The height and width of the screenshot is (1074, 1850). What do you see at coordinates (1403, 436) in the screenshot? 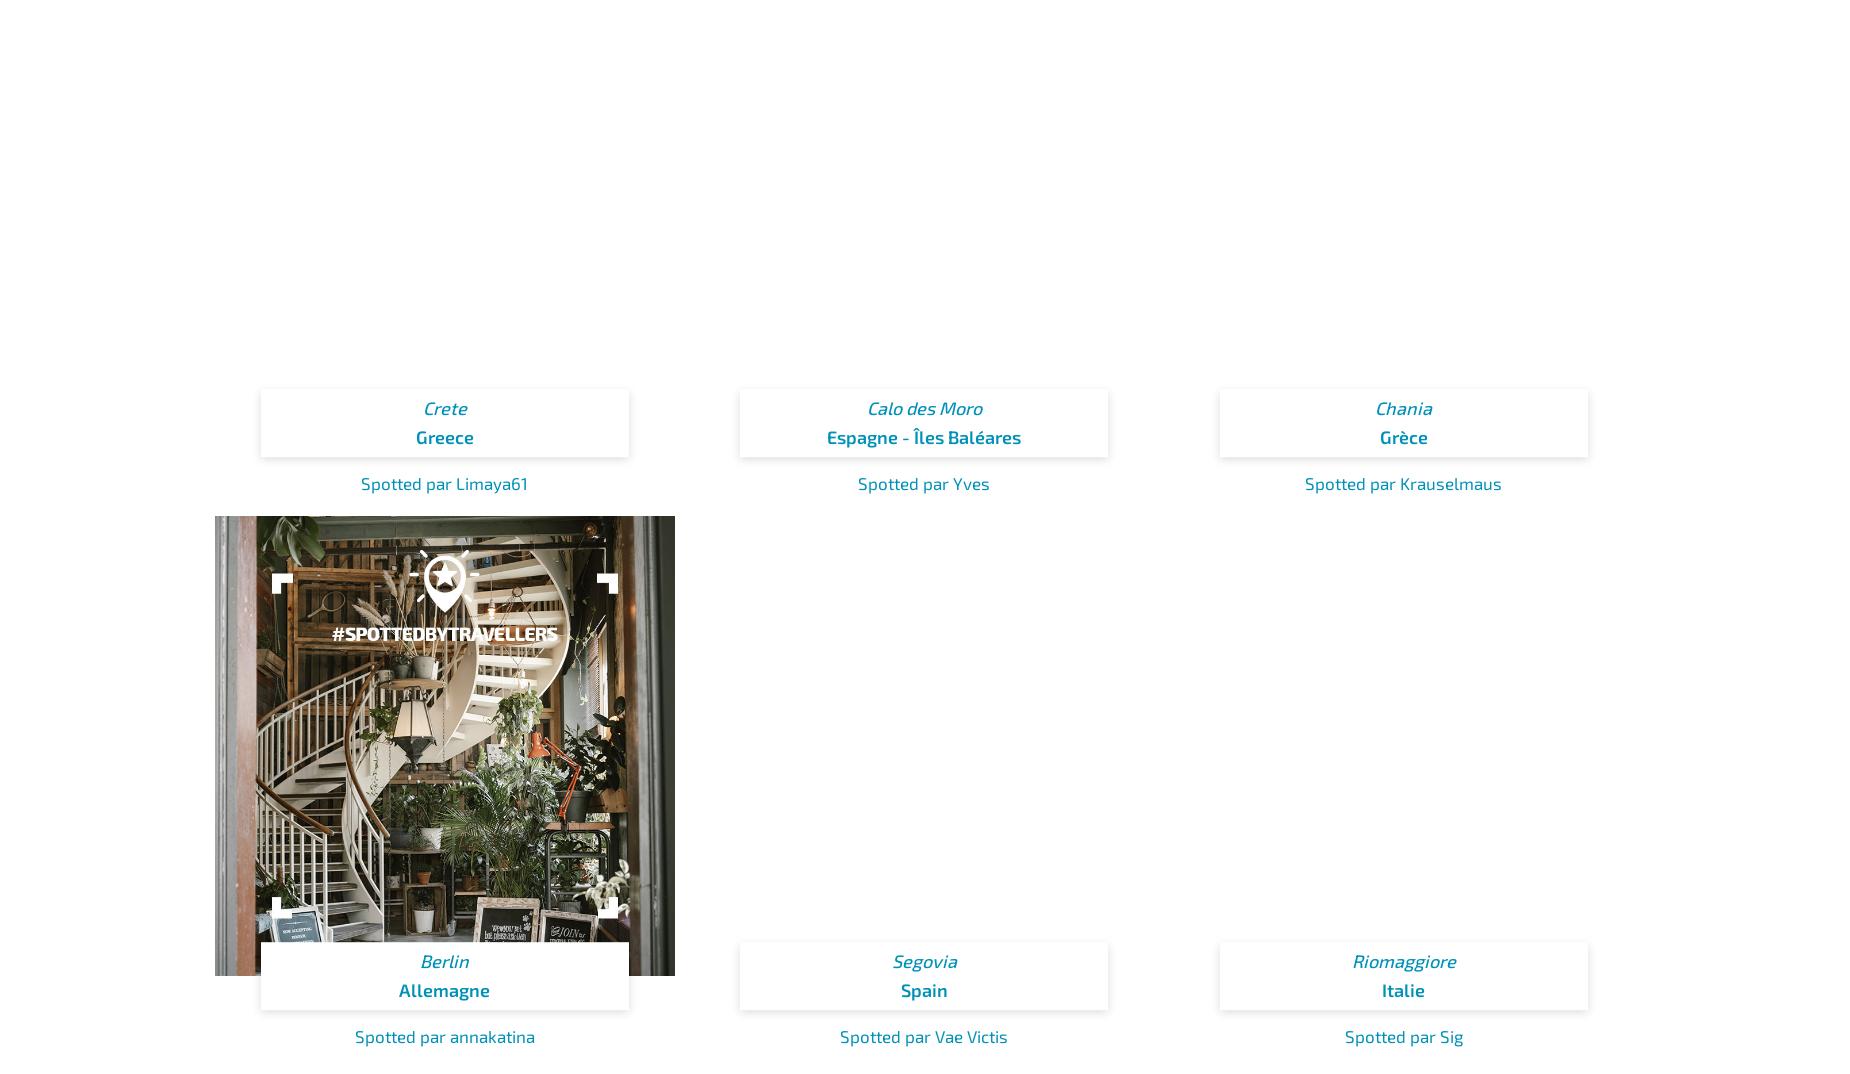
I see `'Grèce'` at bounding box center [1403, 436].